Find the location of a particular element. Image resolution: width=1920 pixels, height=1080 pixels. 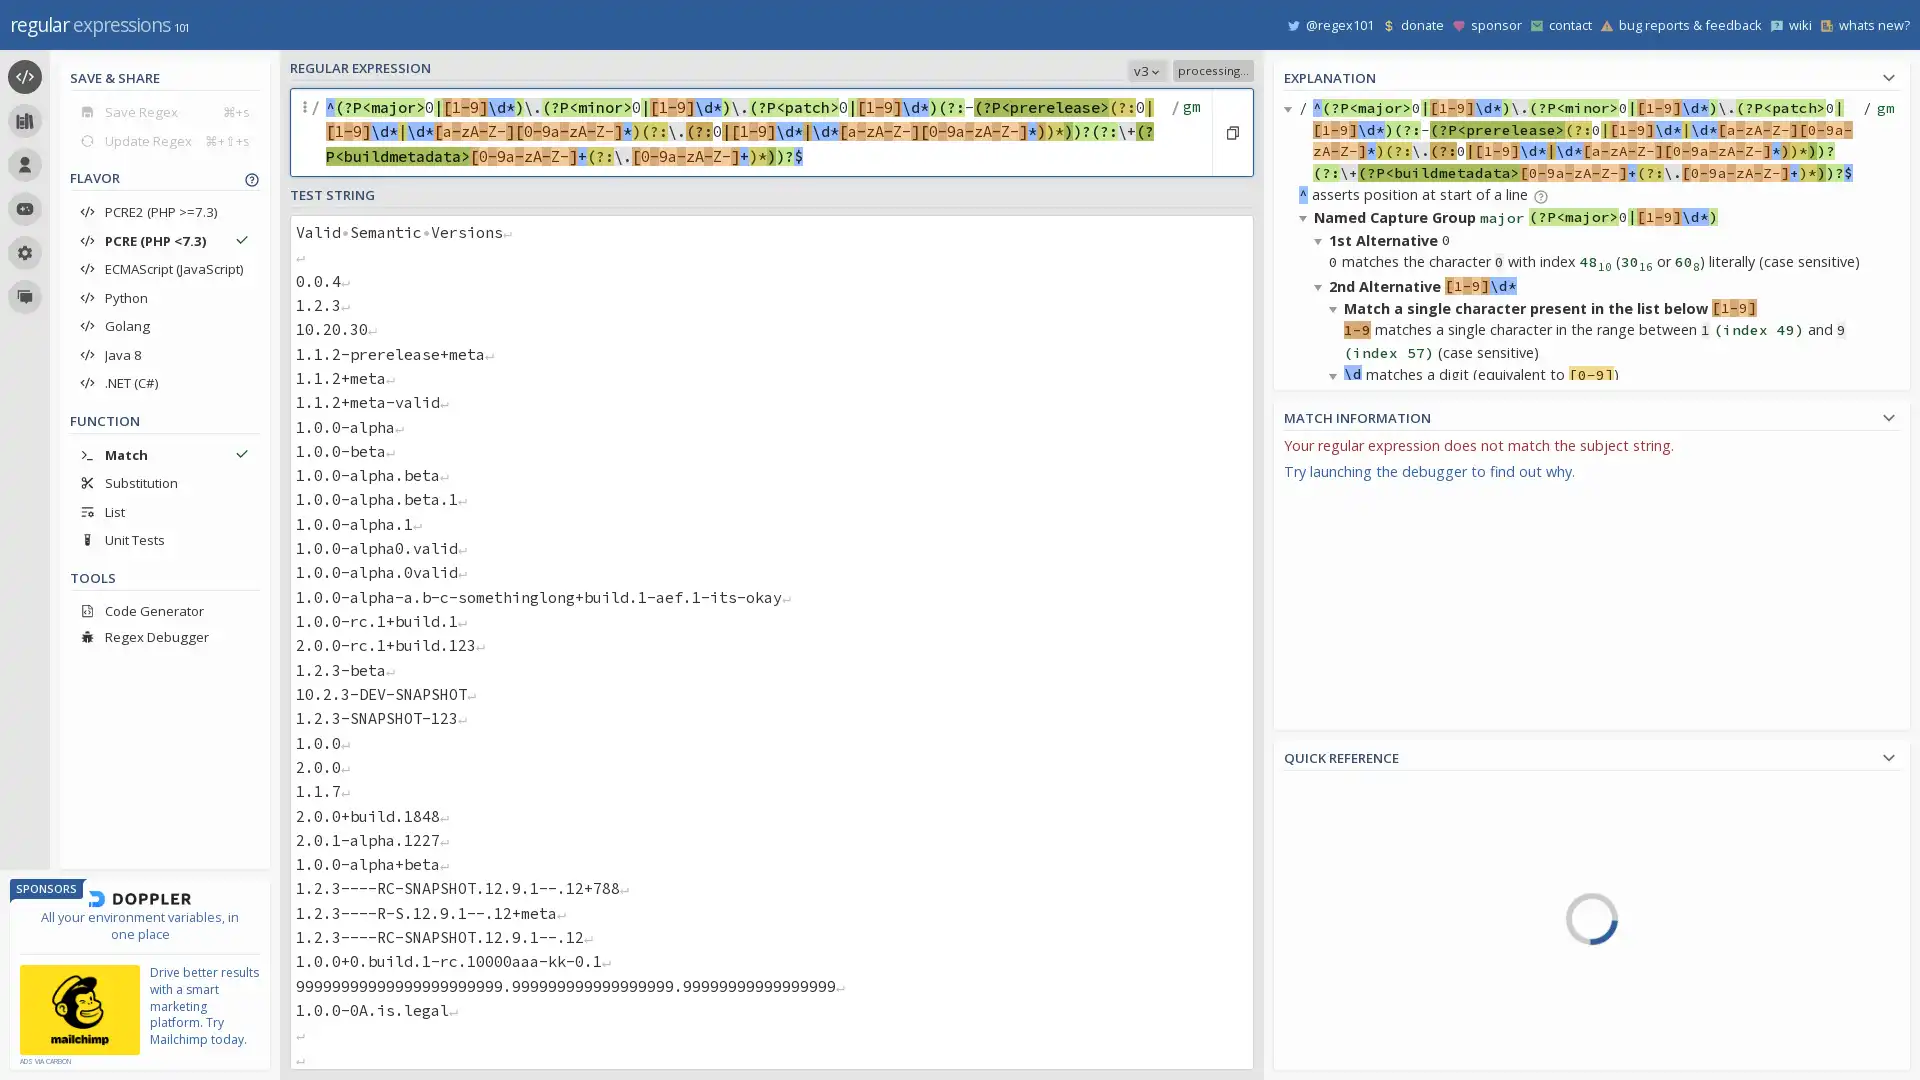

Group patch is located at coordinates (1372, 1060).